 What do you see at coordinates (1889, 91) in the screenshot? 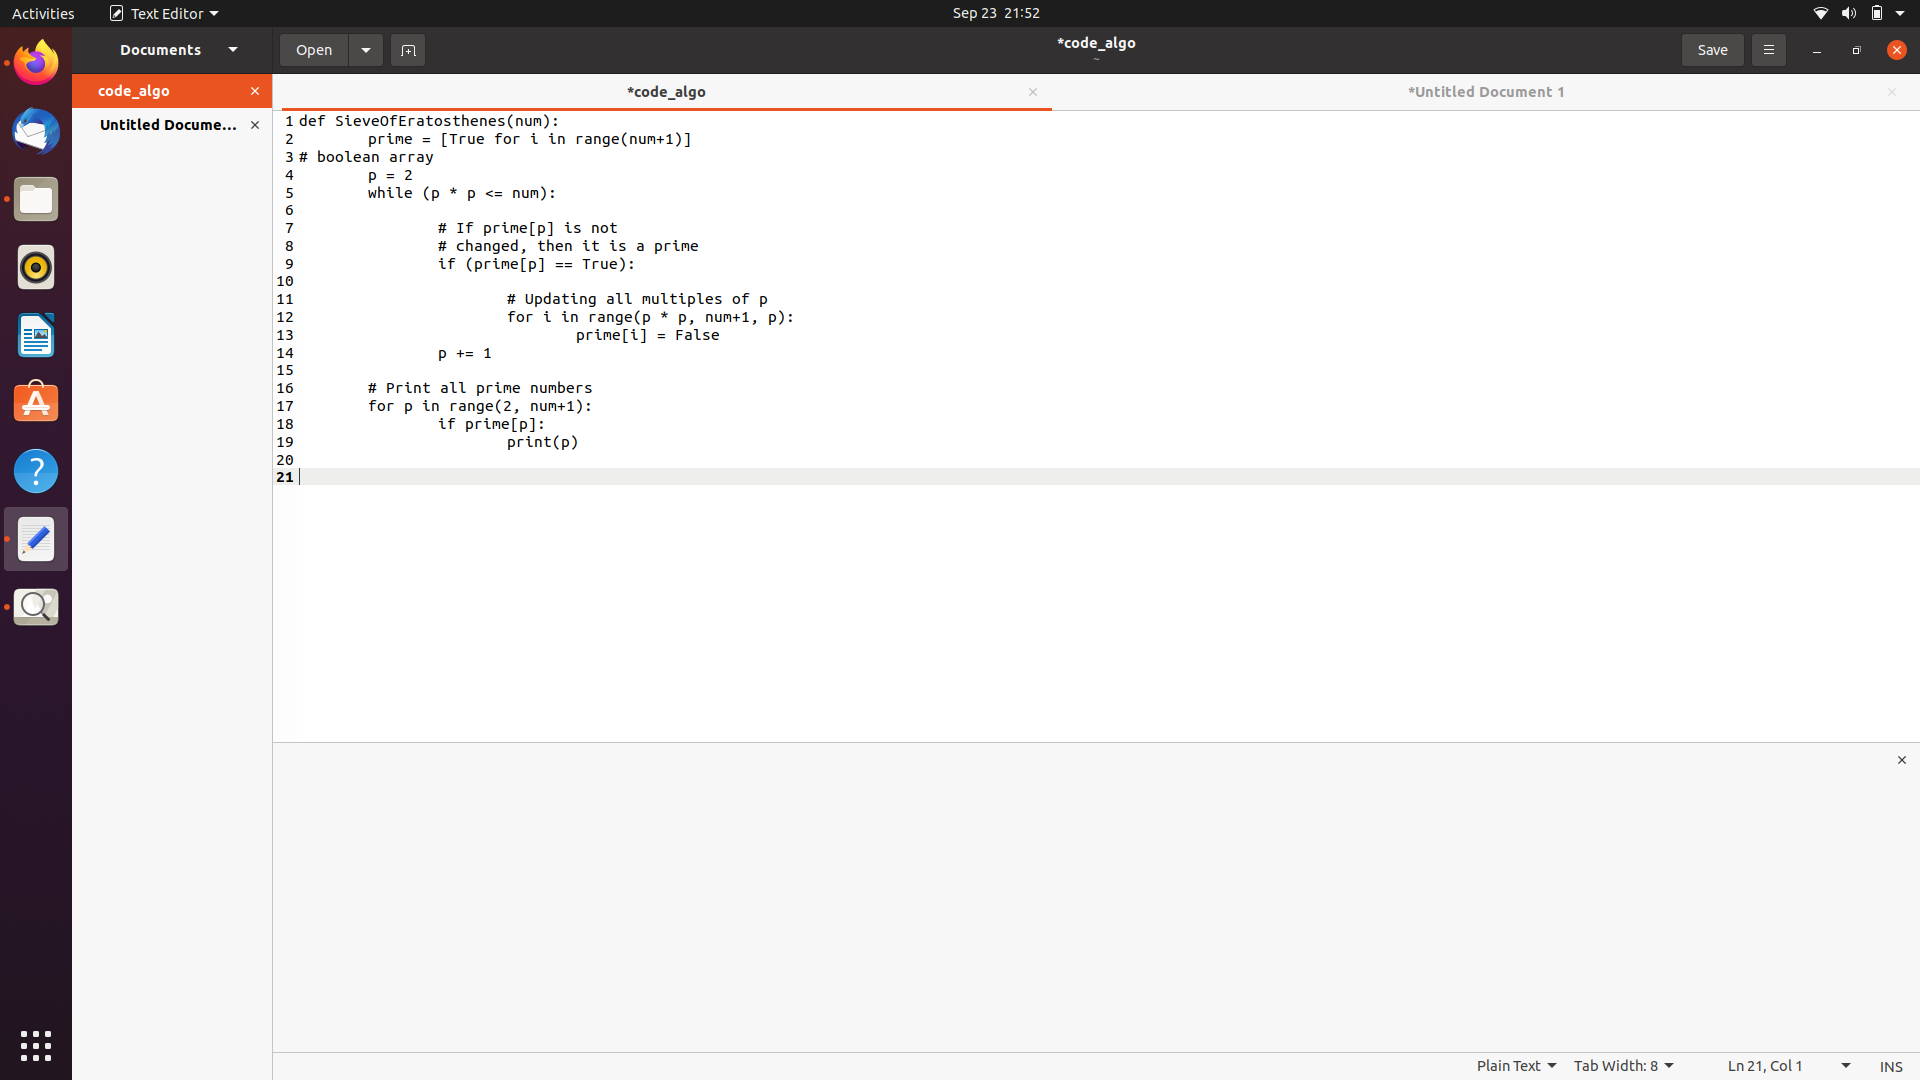
I see `Shut the tab of the unnamed document using the tab bar` at bounding box center [1889, 91].